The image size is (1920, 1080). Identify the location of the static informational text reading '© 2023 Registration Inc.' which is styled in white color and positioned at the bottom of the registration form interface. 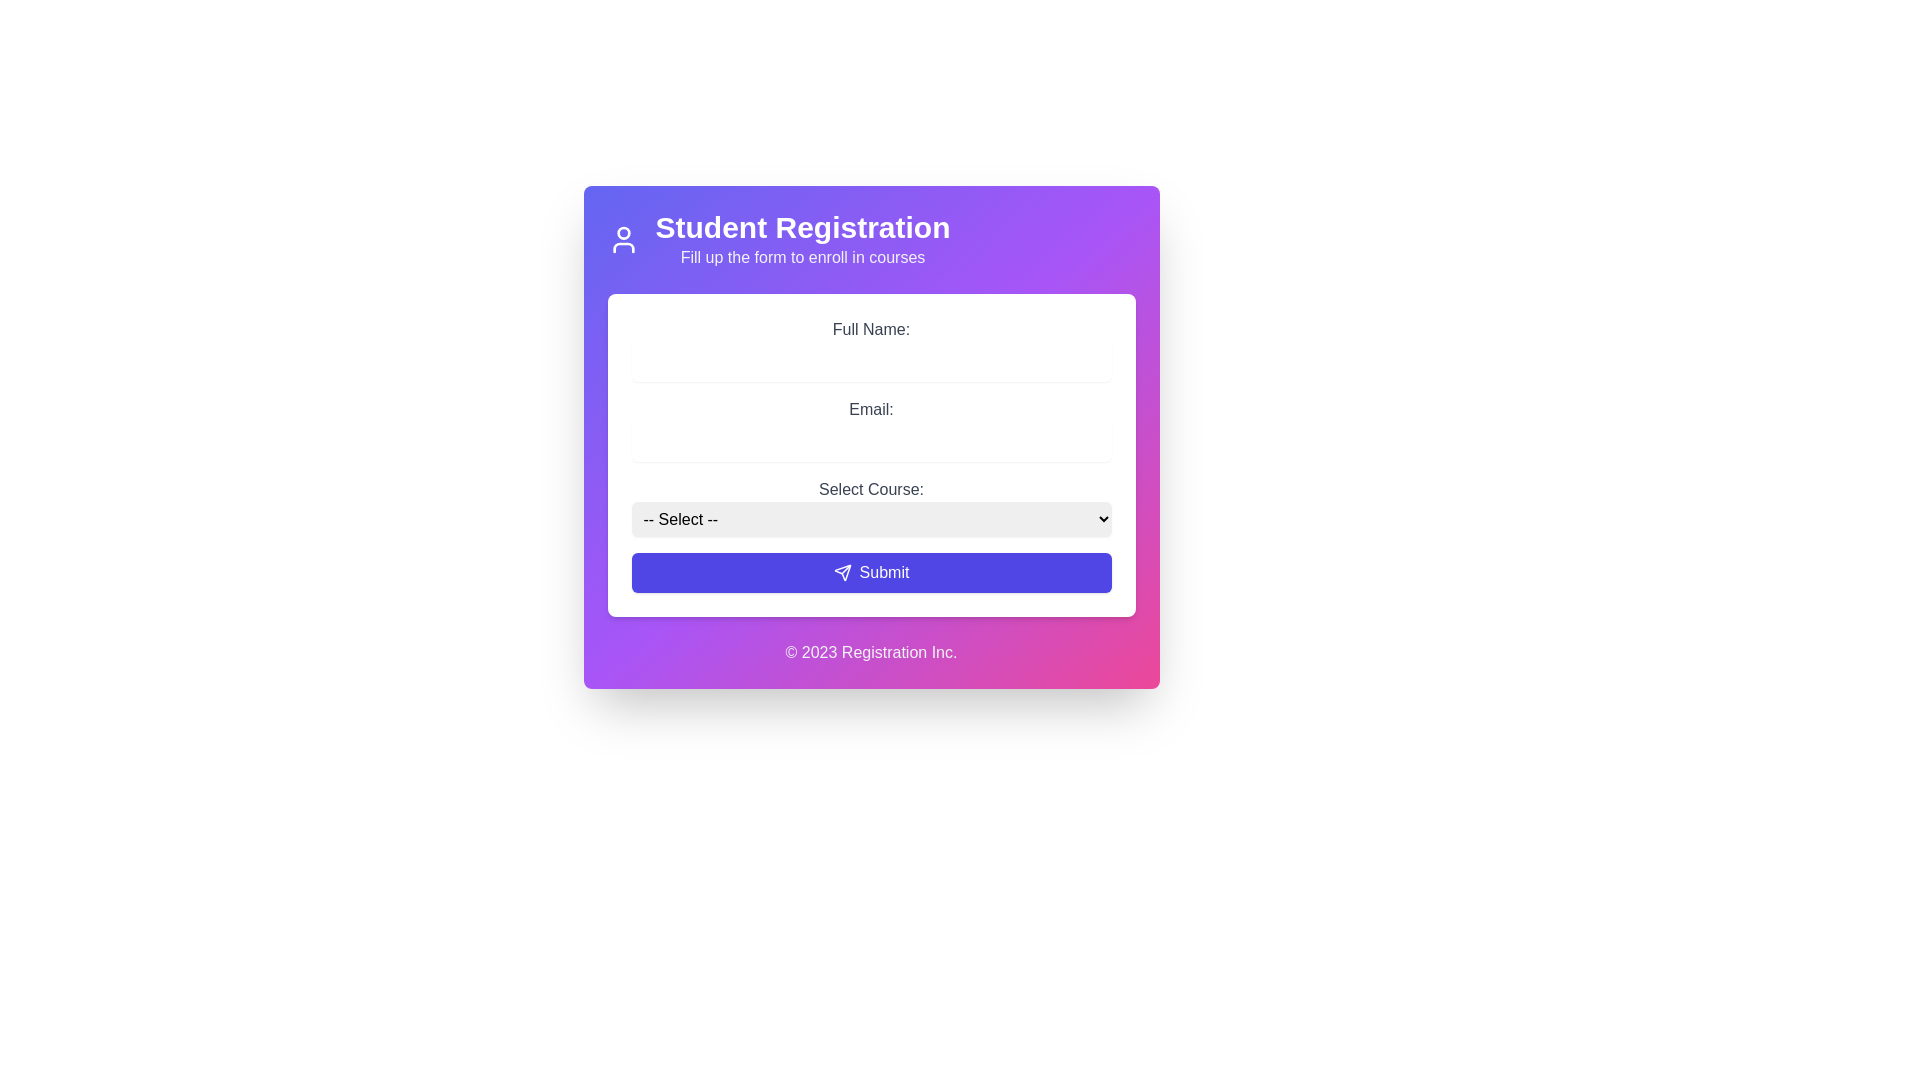
(871, 652).